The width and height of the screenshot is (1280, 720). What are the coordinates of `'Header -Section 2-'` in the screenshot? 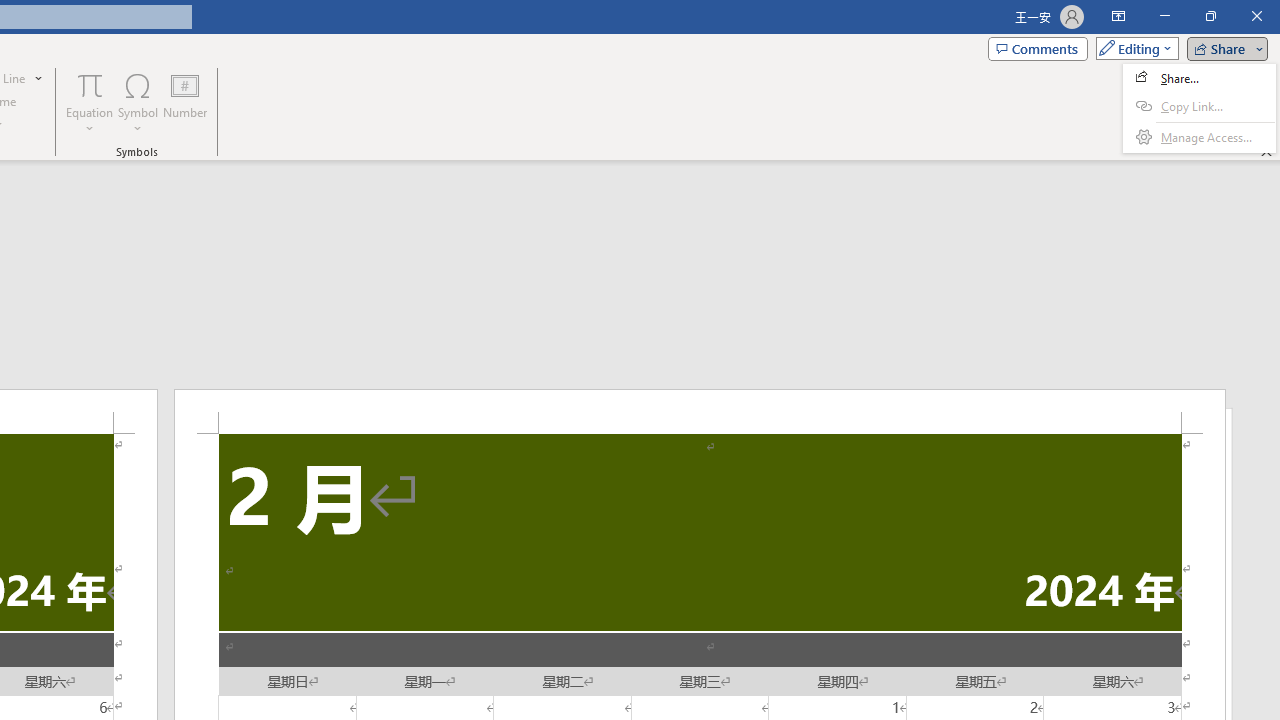 It's located at (700, 410).